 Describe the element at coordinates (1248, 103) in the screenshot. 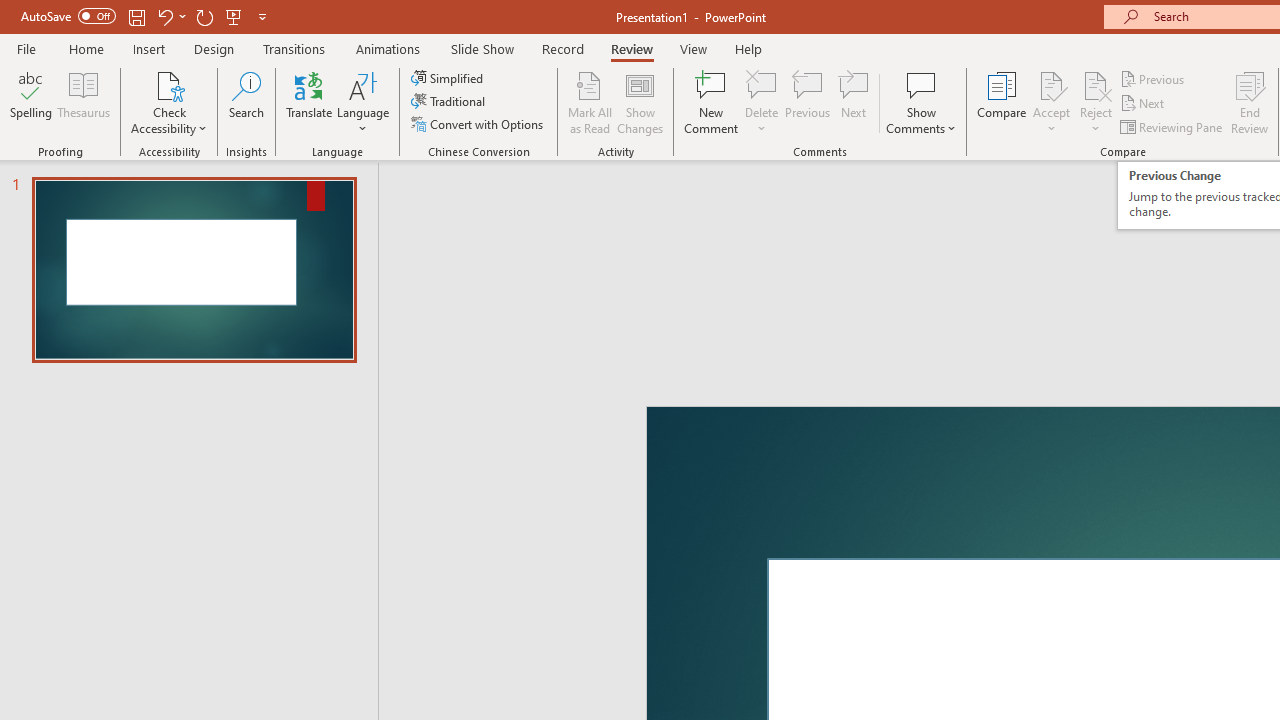

I see `'End Review'` at that location.